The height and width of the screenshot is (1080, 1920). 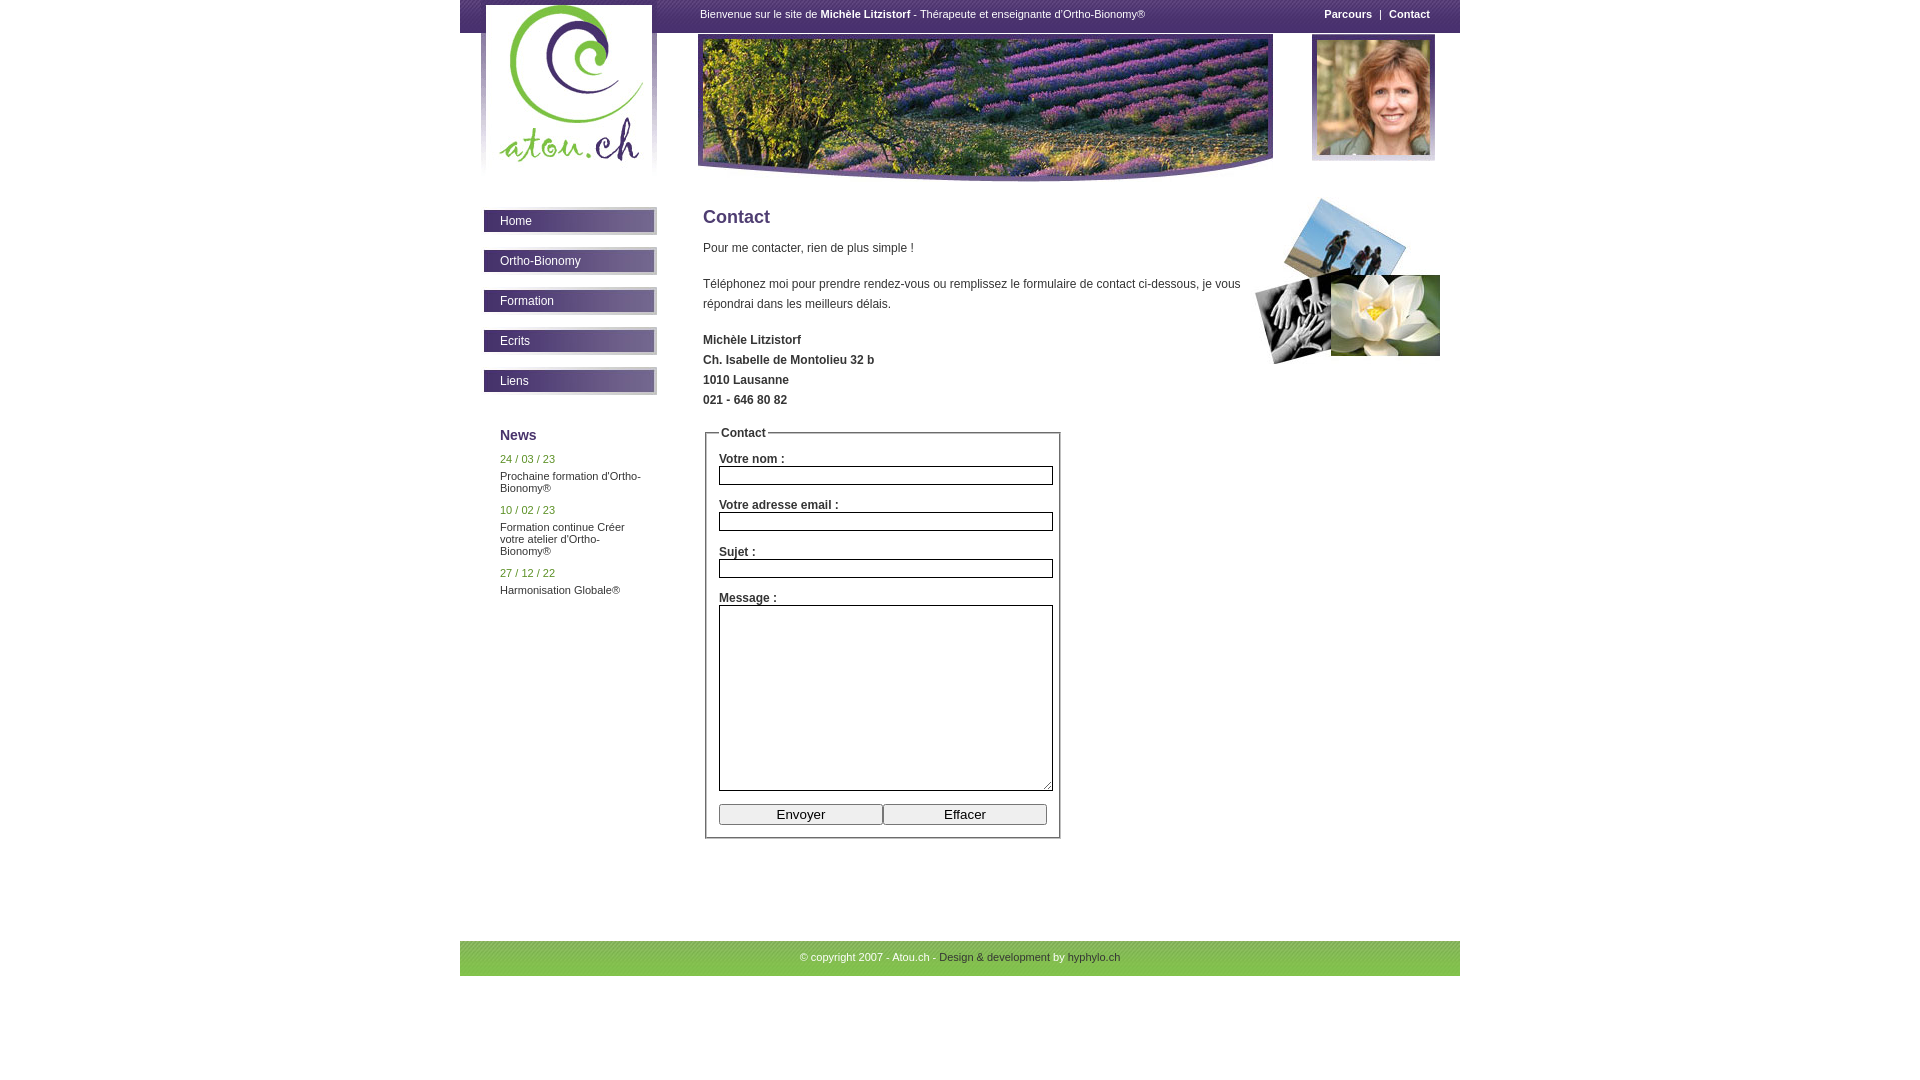 What do you see at coordinates (1408, 14) in the screenshot?
I see `'Contact'` at bounding box center [1408, 14].